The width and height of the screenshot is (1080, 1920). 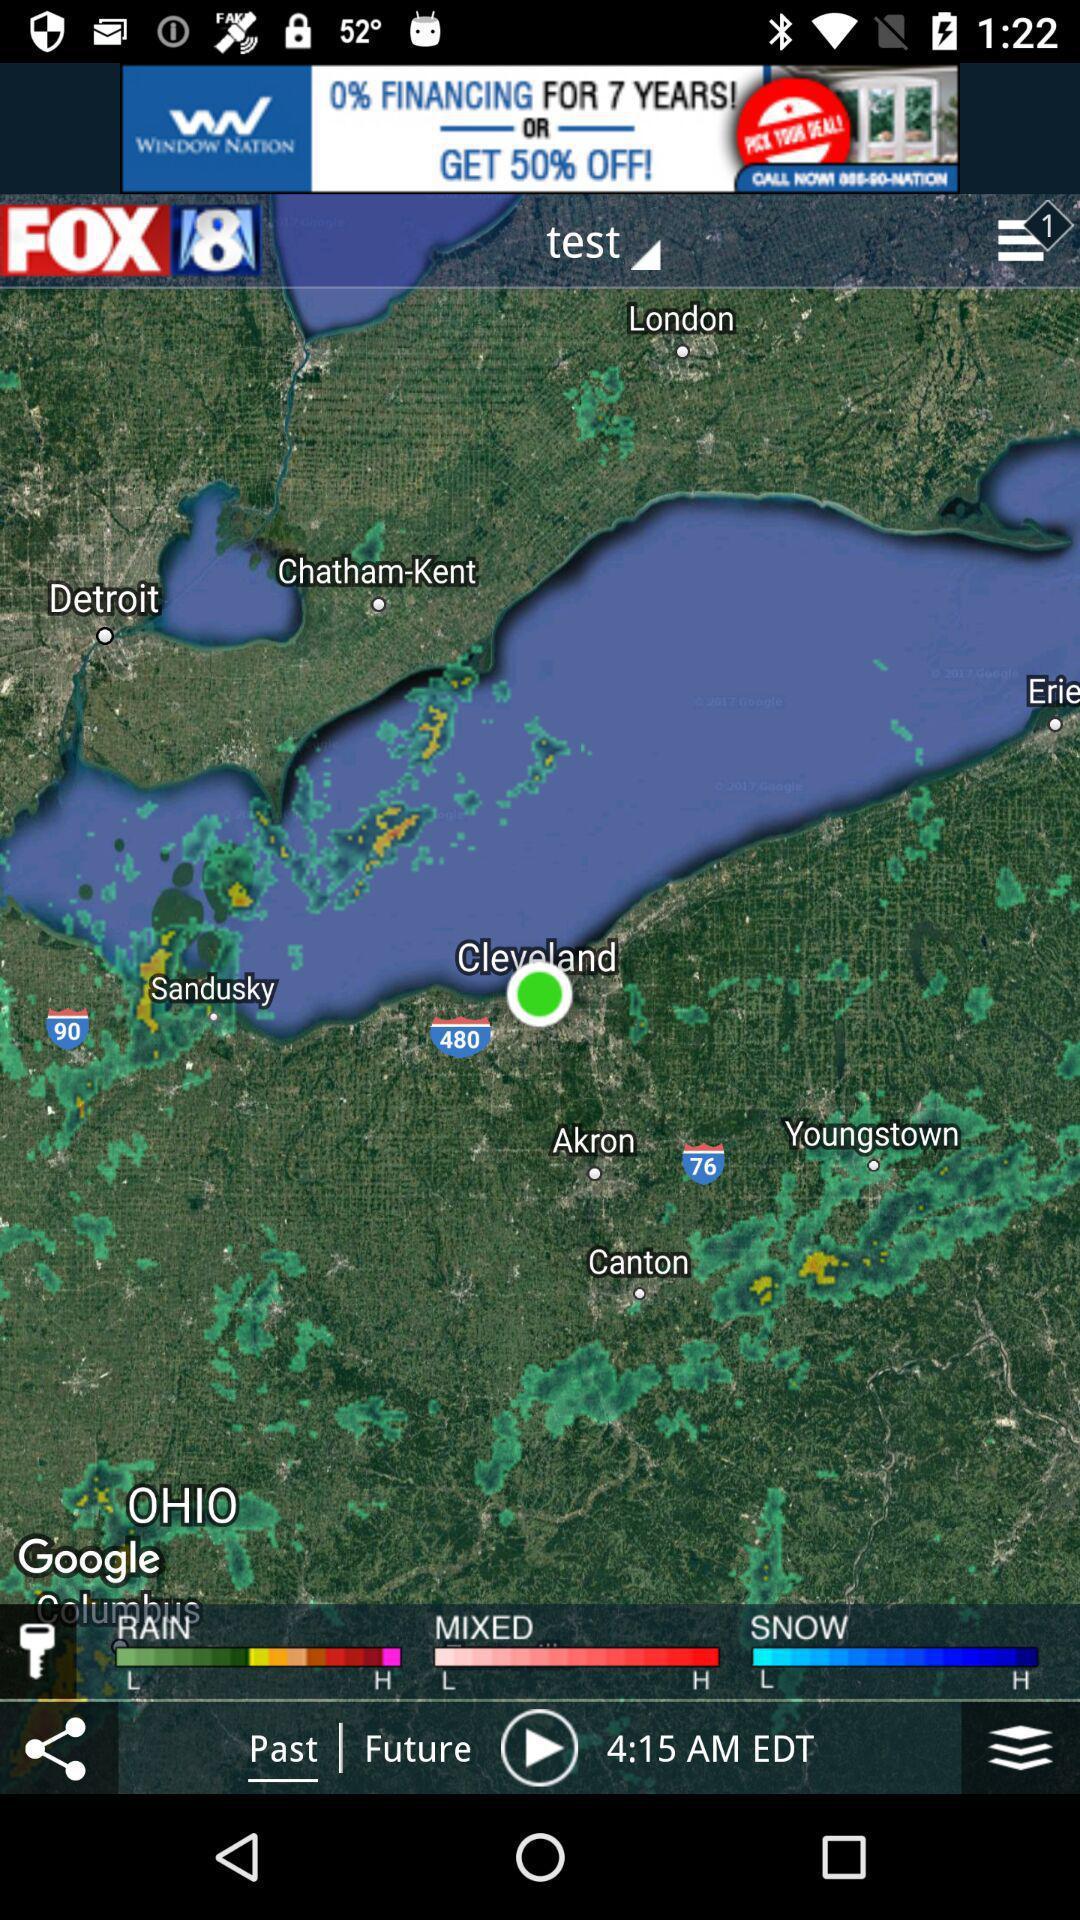 What do you see at coordinates (617, 240) in the screenshot?
I see `drop down button with text test` at bounding box center [617, 240].